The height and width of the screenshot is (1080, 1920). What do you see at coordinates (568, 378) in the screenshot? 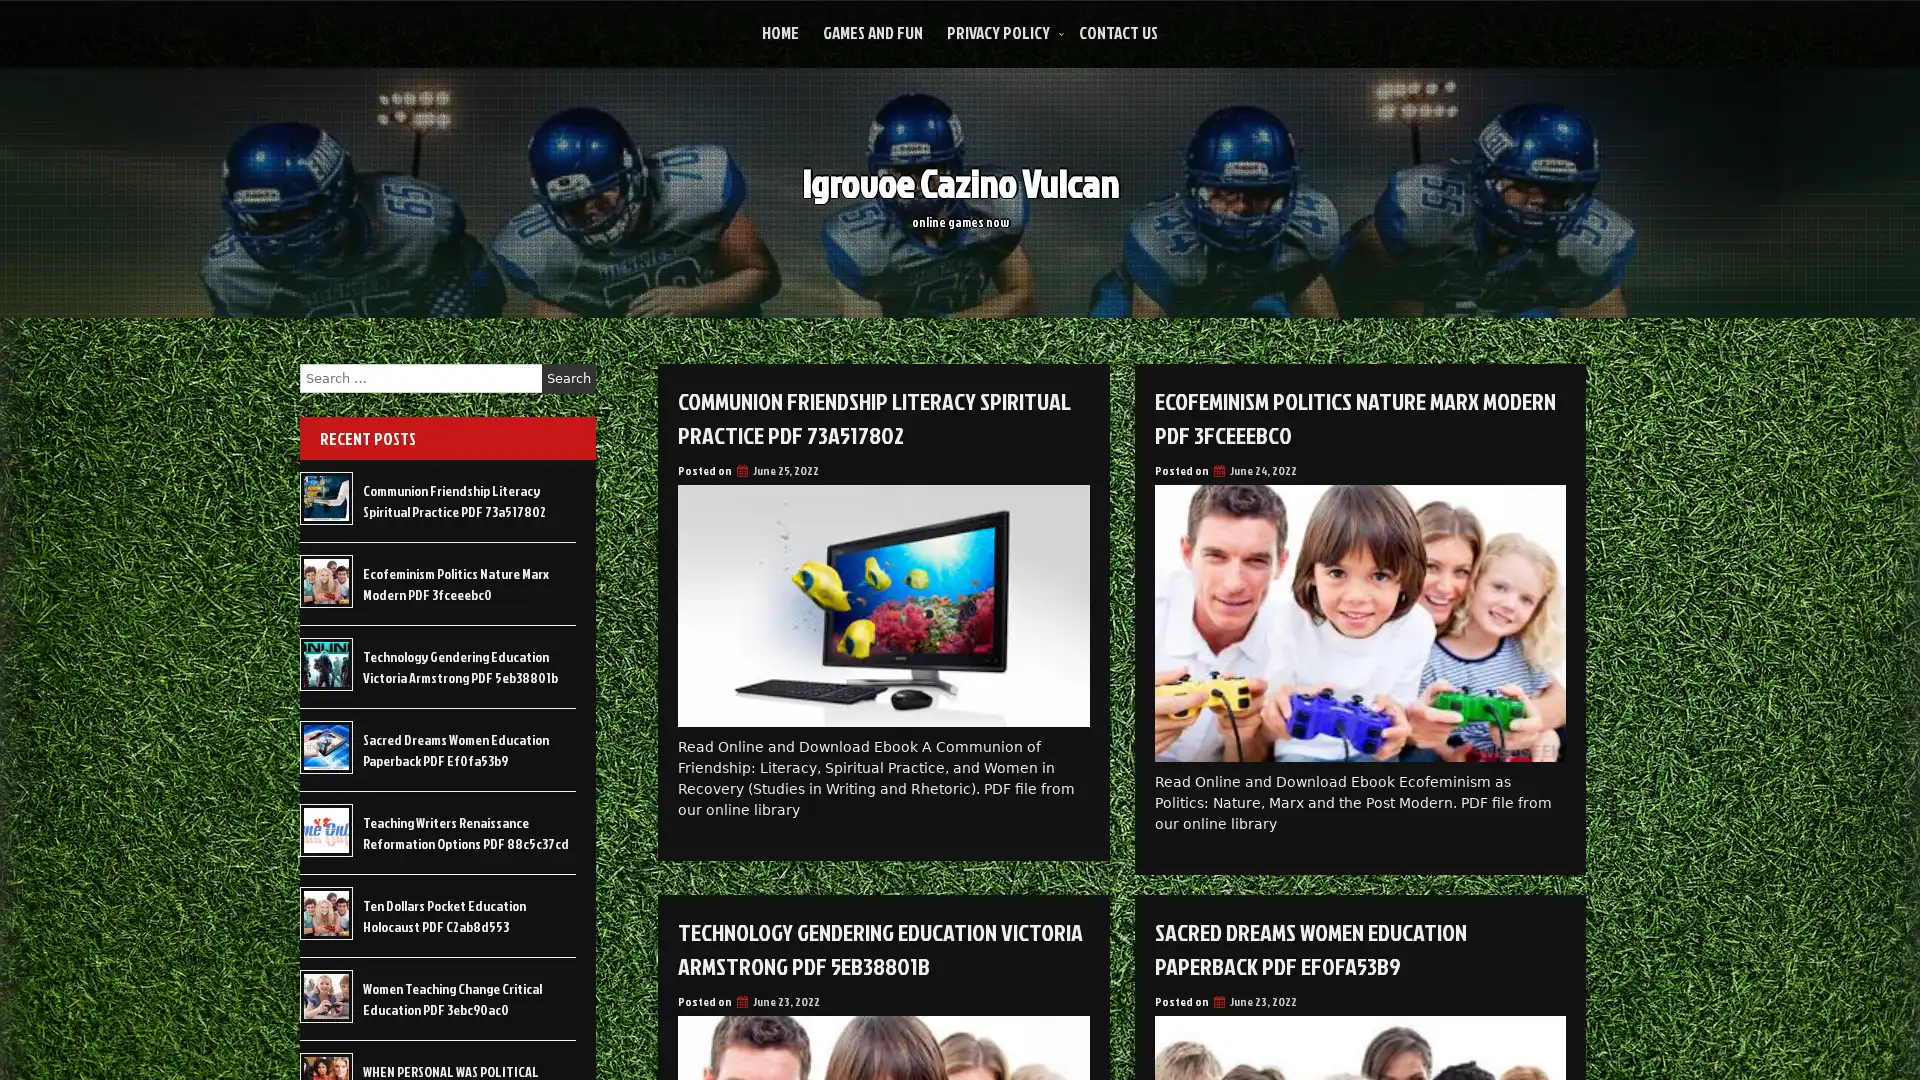
I see `Search` at bounding box center [568, 378].